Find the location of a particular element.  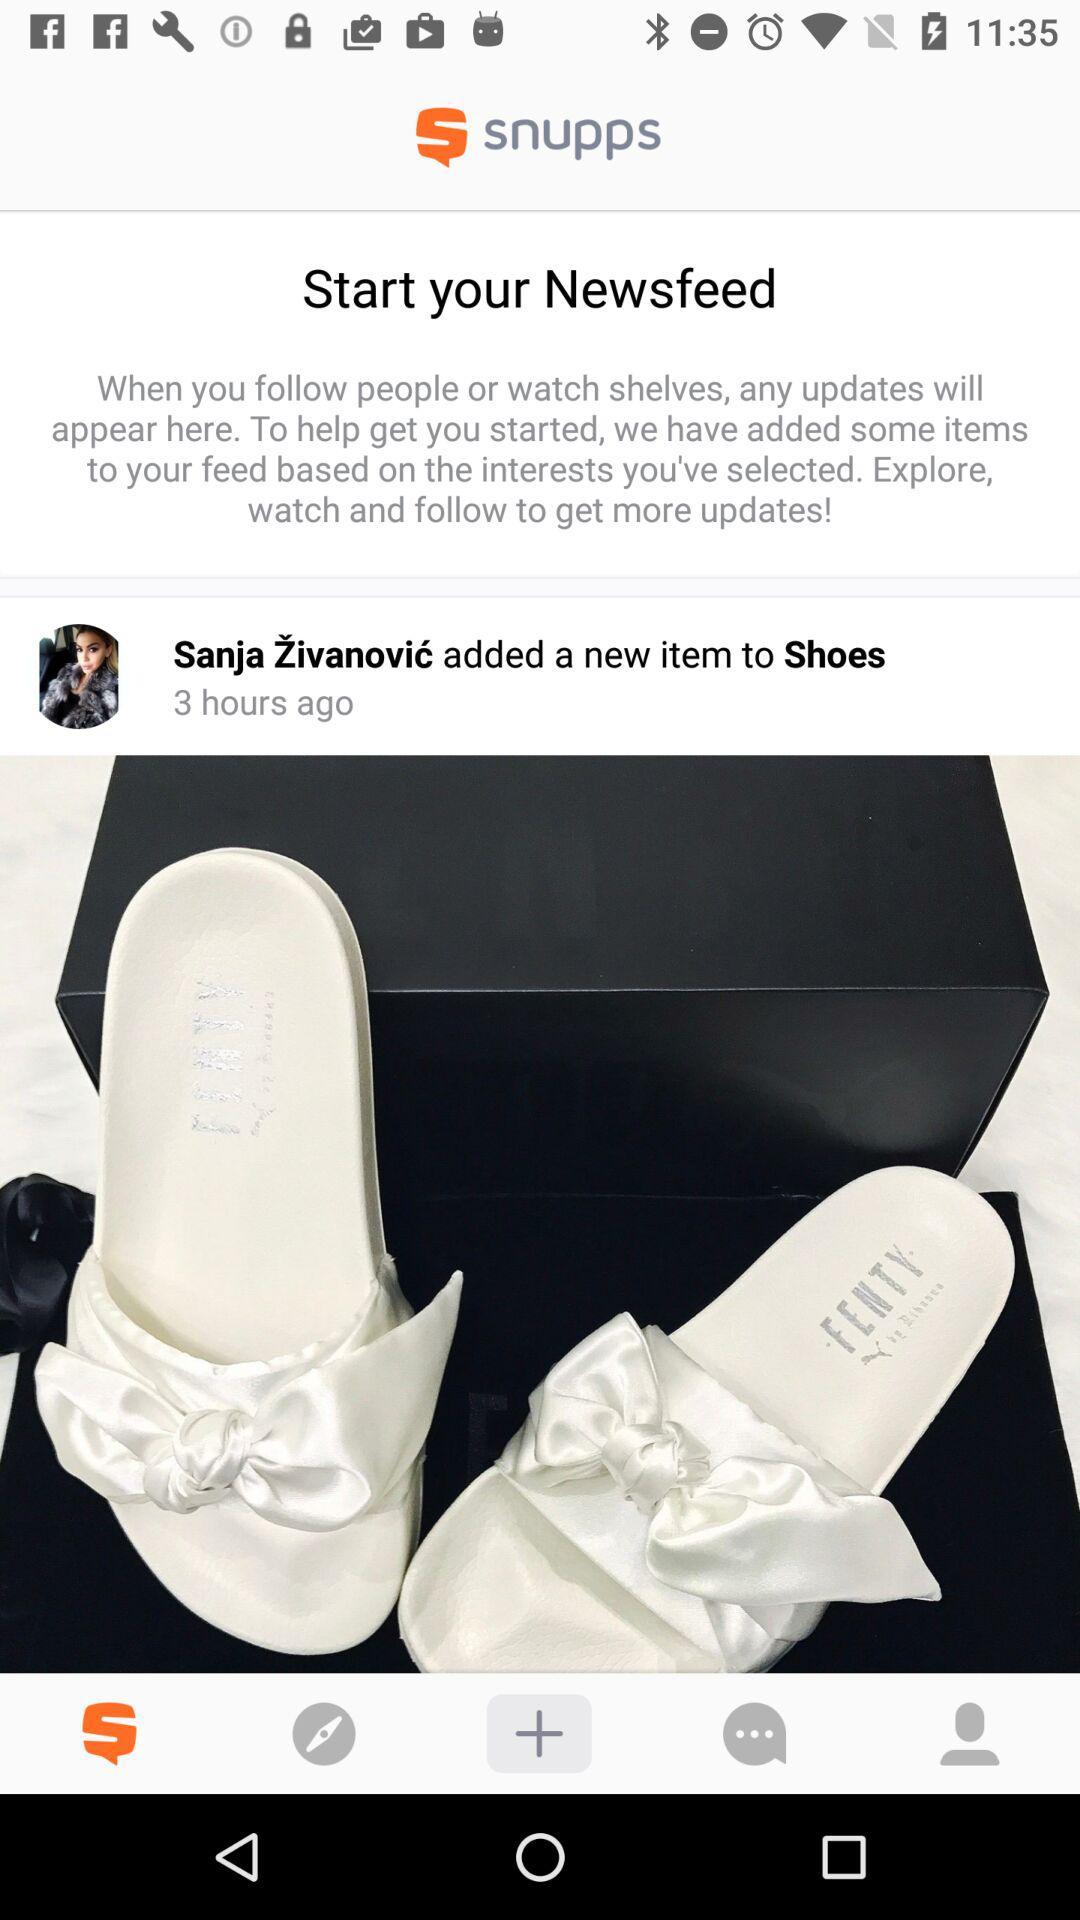

new item is located at coordinates (538, 1732).